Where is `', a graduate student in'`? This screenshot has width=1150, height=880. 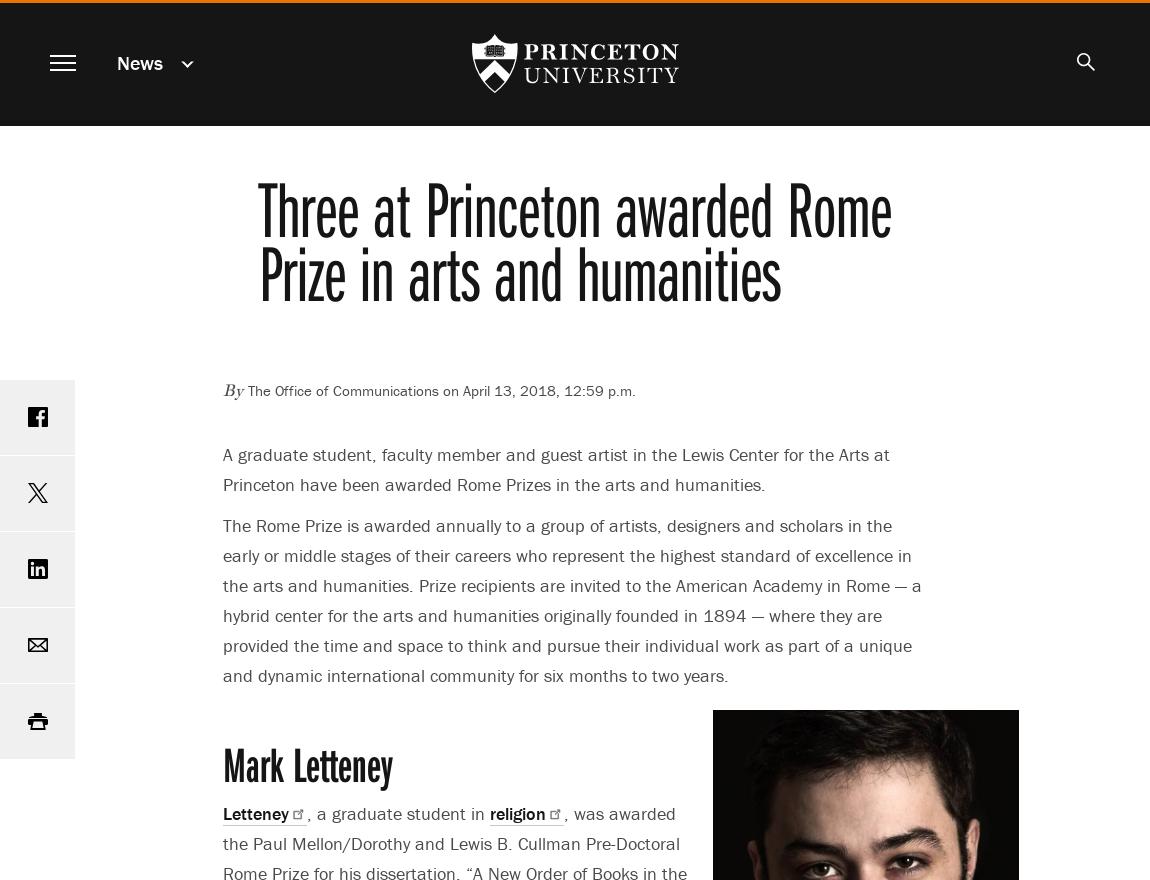 ', a graduate student in' is located at coordinates (398, 811).